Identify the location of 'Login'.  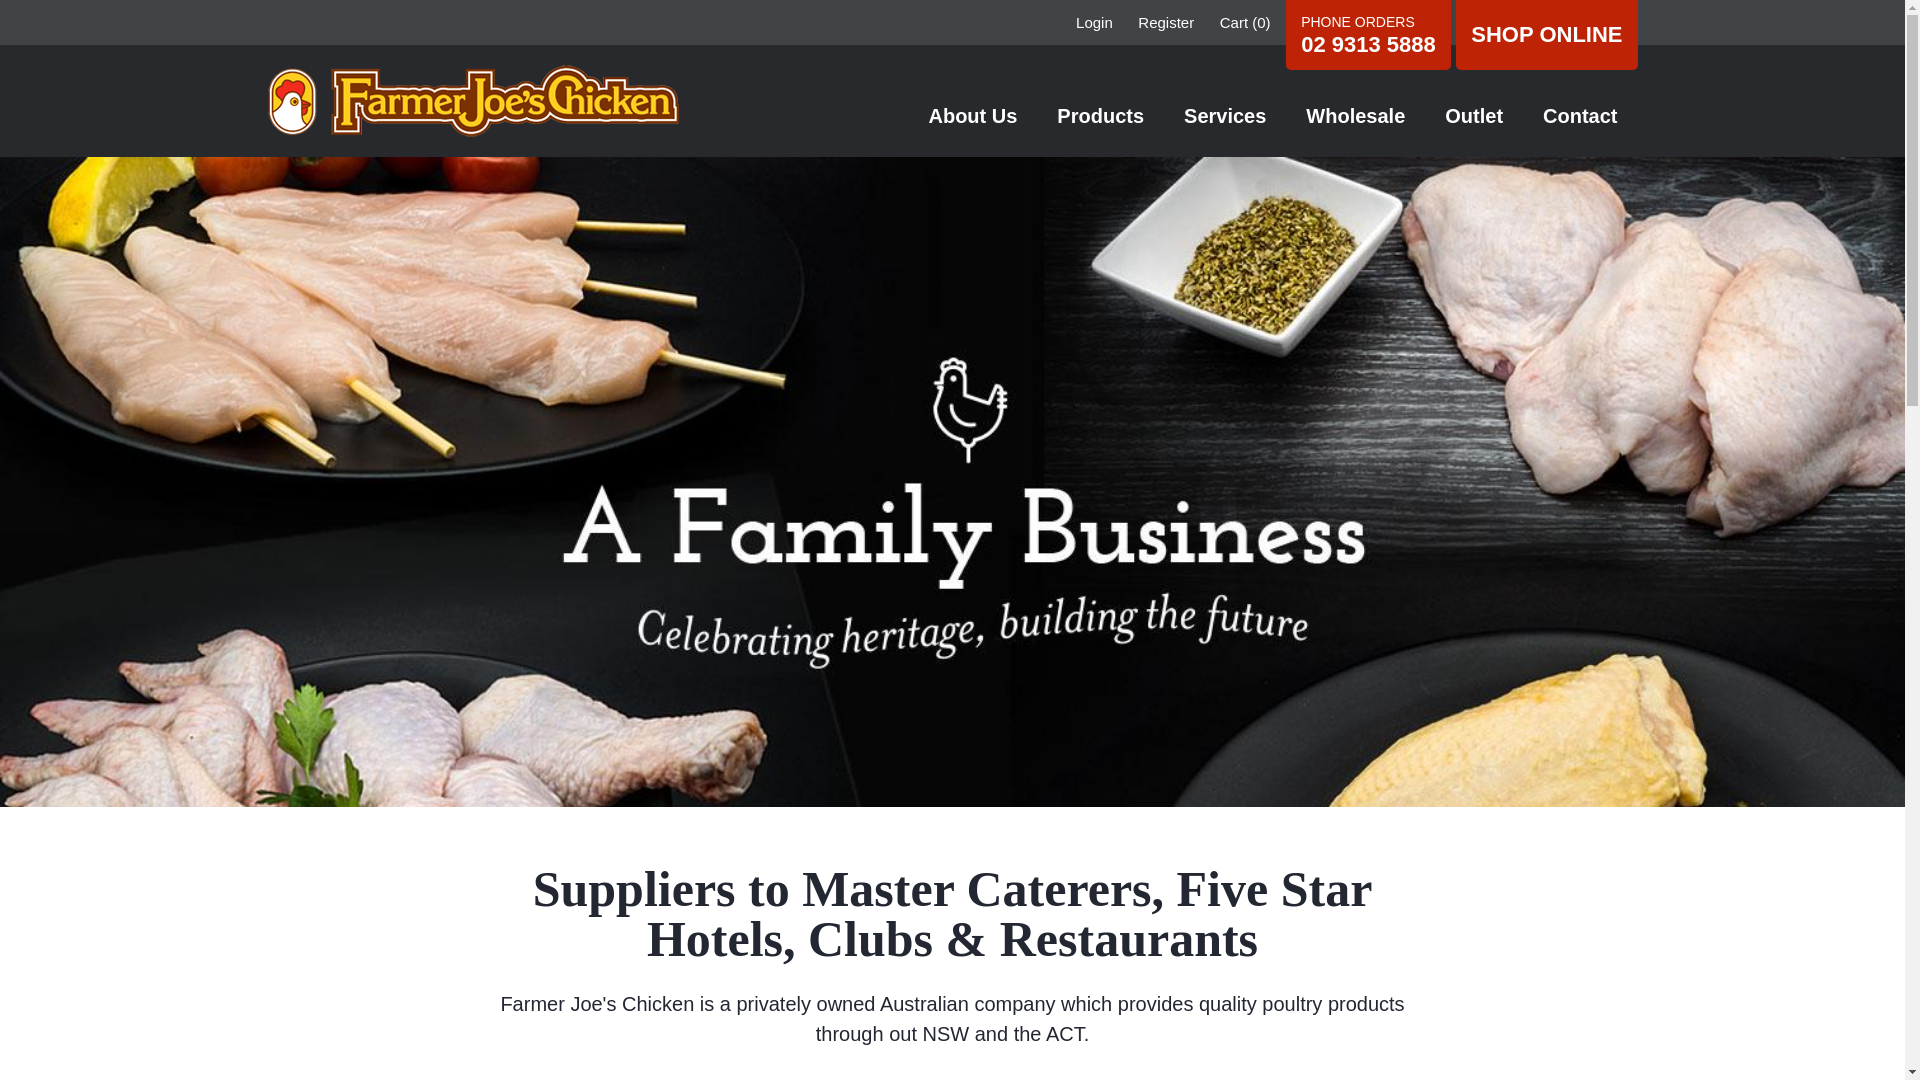
(1074, 22).